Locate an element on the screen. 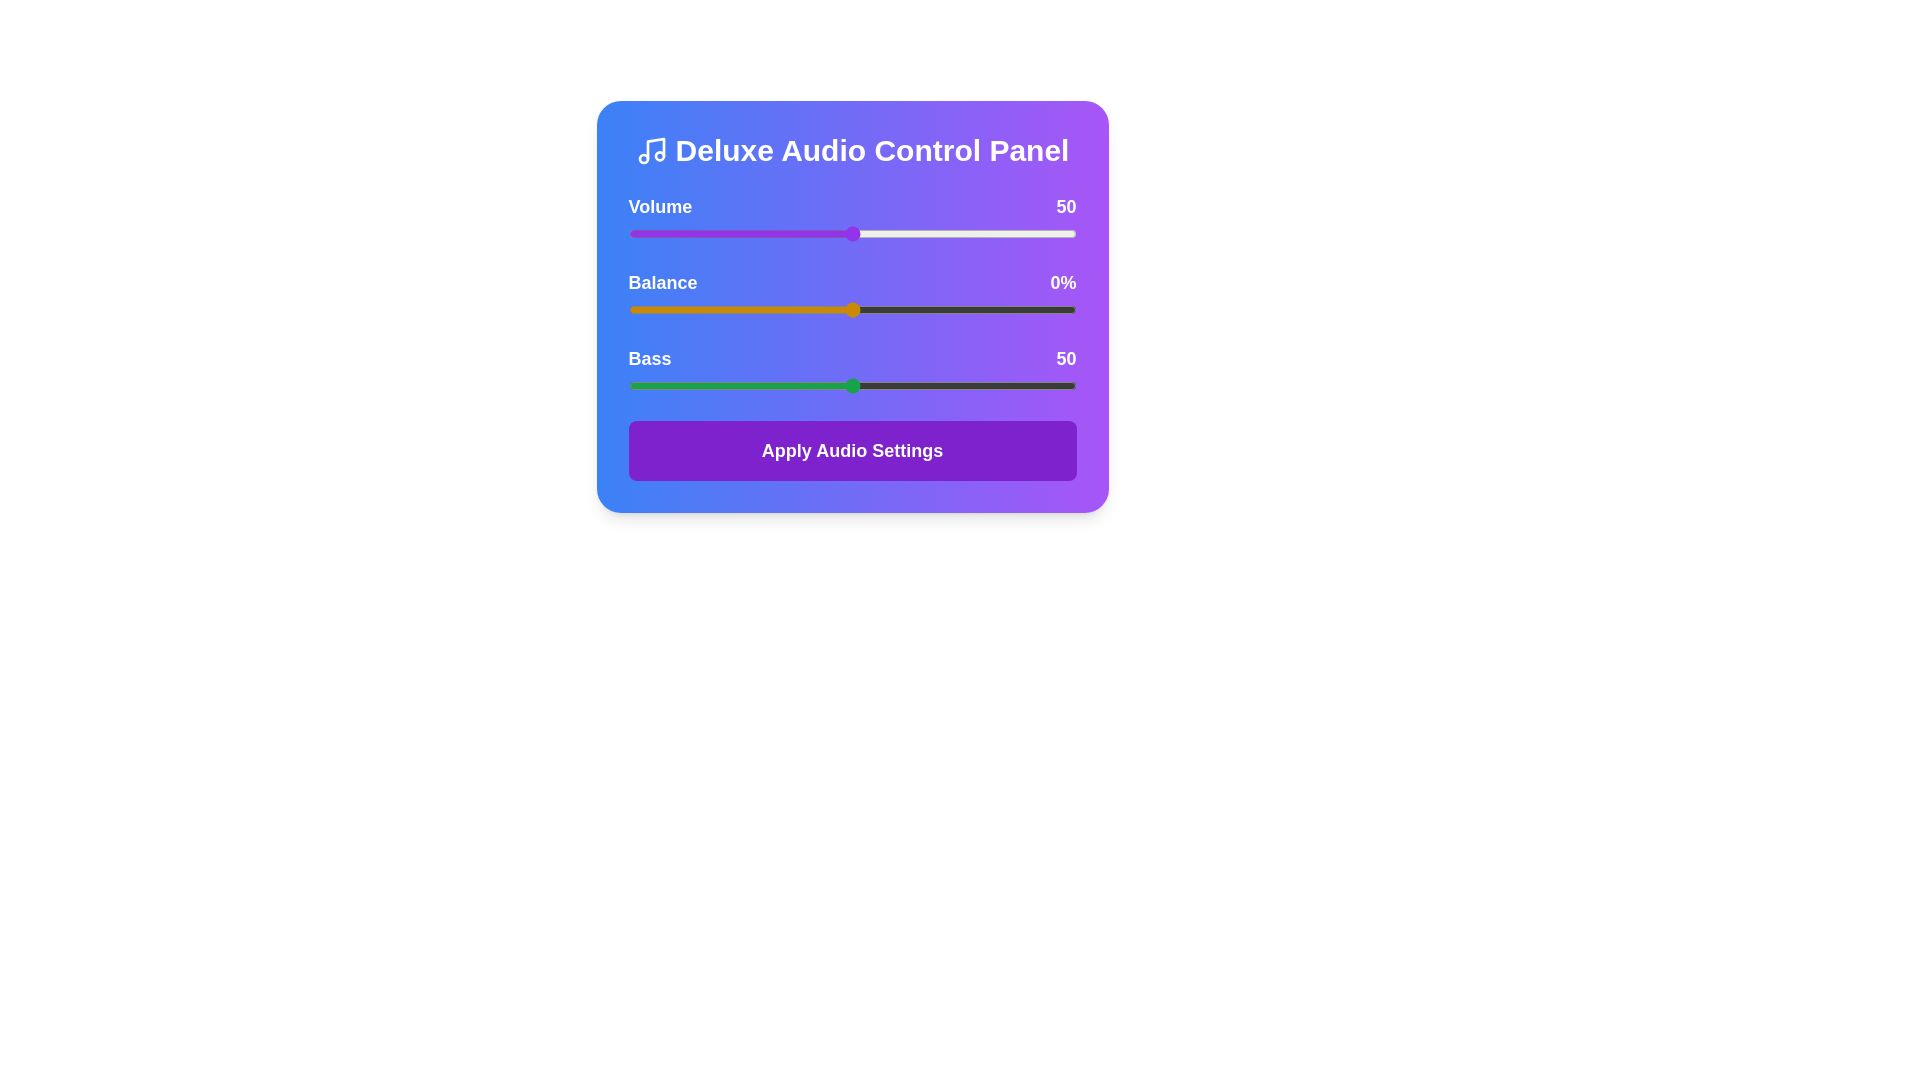 Image resolution: width=1920 pixels, height=1080 pixels. bass level is located at coordinates (1048, 385).